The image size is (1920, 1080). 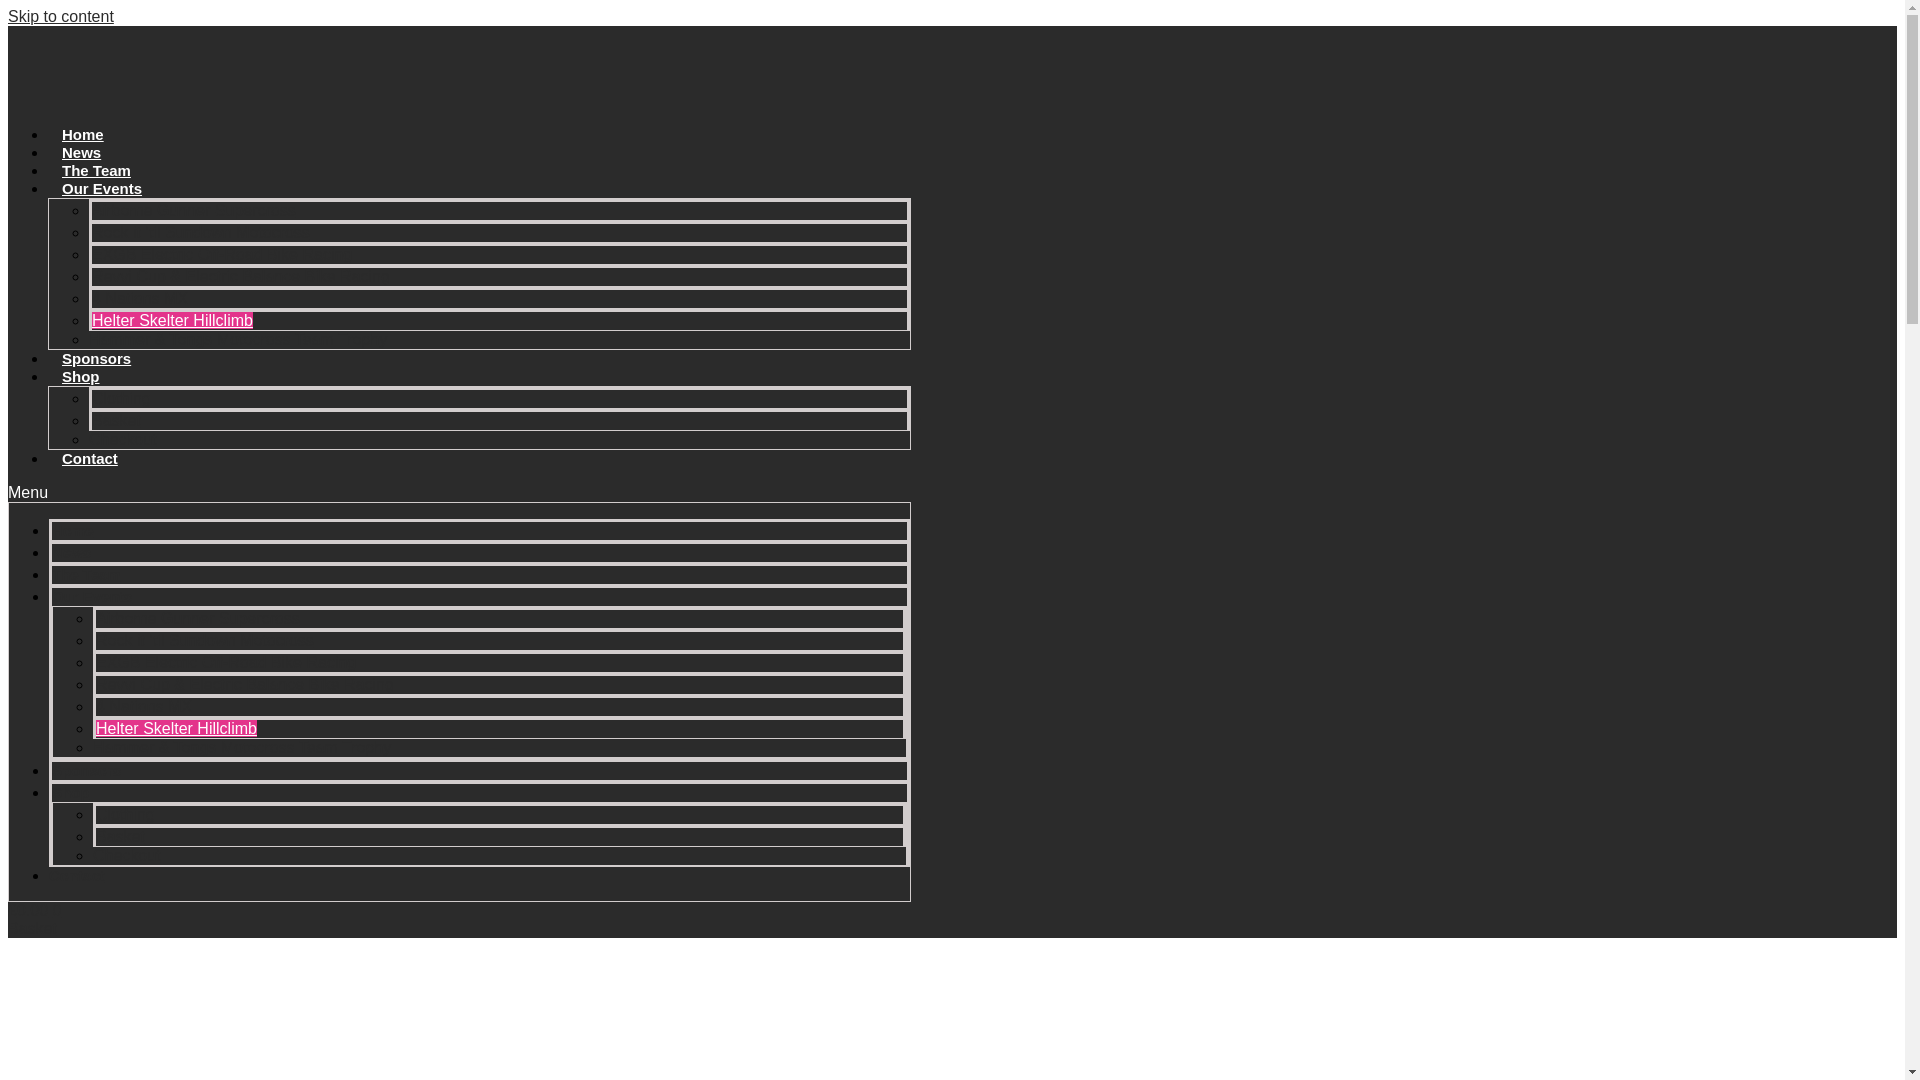 What do you see at coordinates (95, 169) in the screenshot?
I see `'The Team'` at bounding box center [95, 169].